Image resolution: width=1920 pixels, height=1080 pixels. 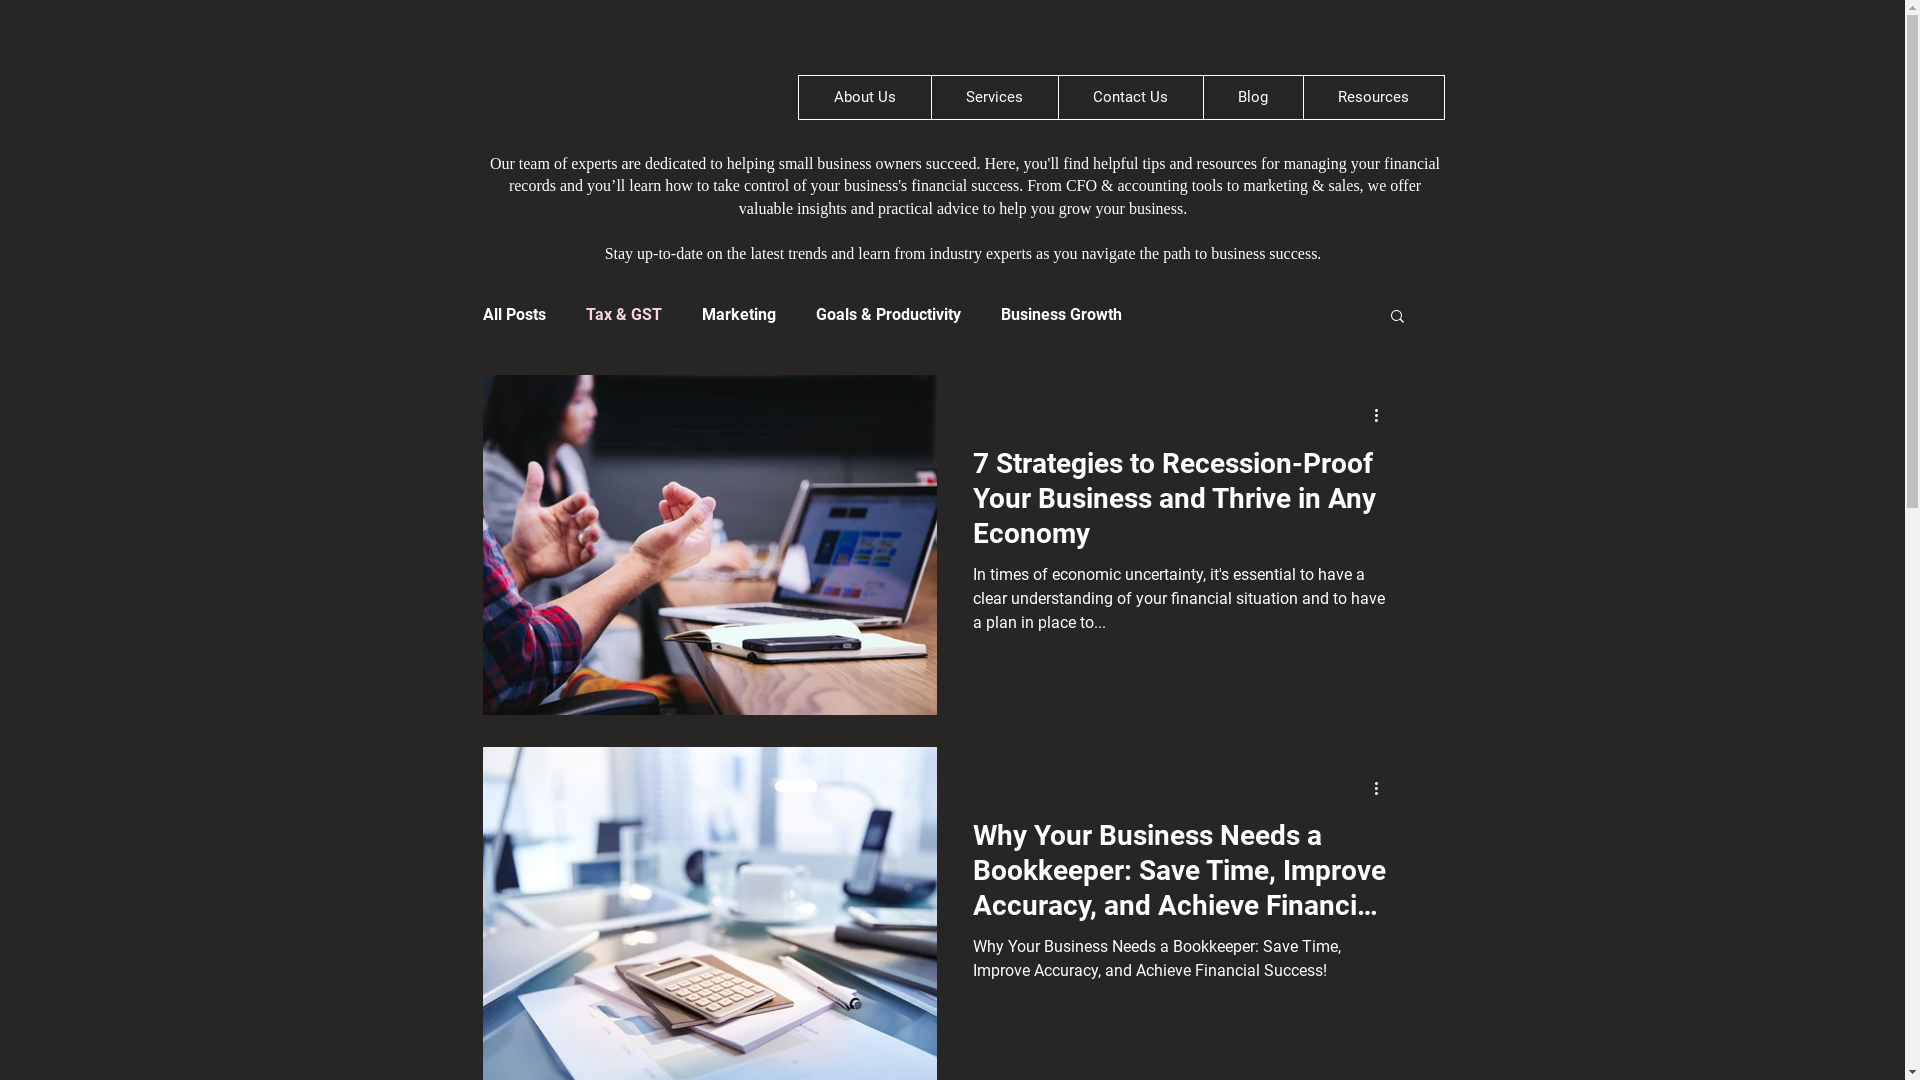 I want to click on 'Resources', so click(x=1371, y=97).